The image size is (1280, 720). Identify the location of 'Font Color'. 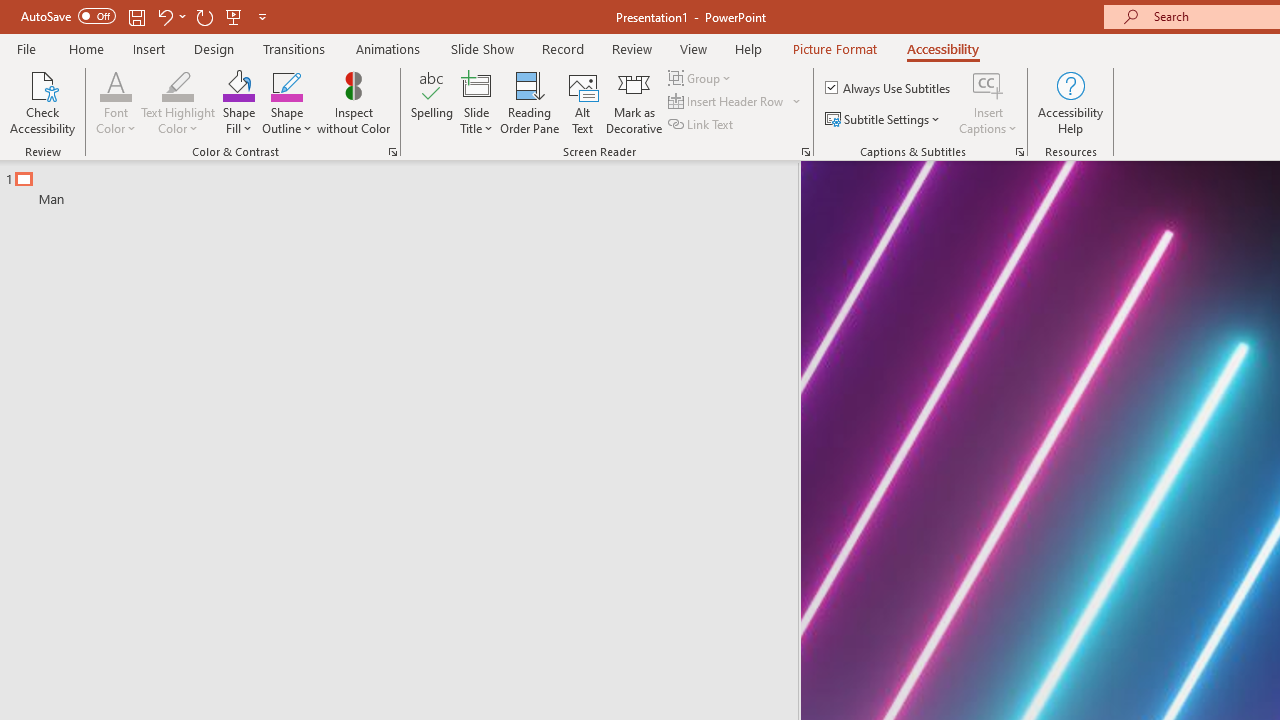
(115, 103).